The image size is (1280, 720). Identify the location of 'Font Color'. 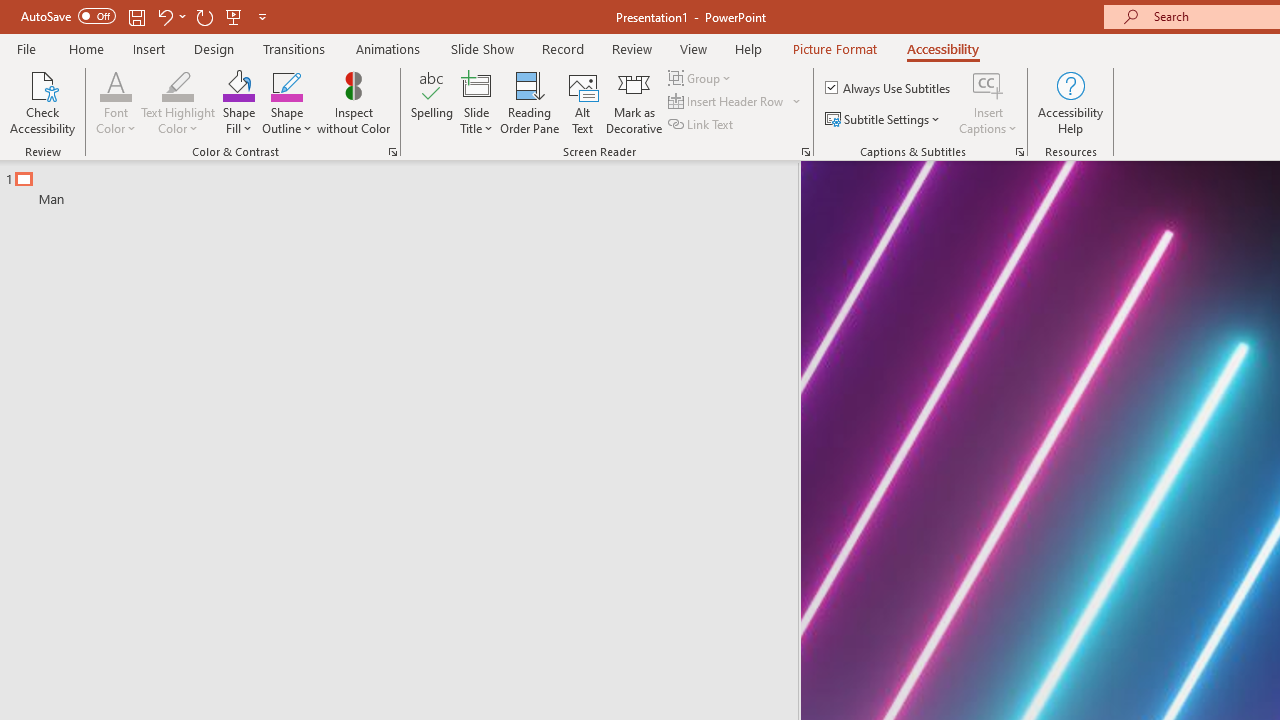
(115, 103).